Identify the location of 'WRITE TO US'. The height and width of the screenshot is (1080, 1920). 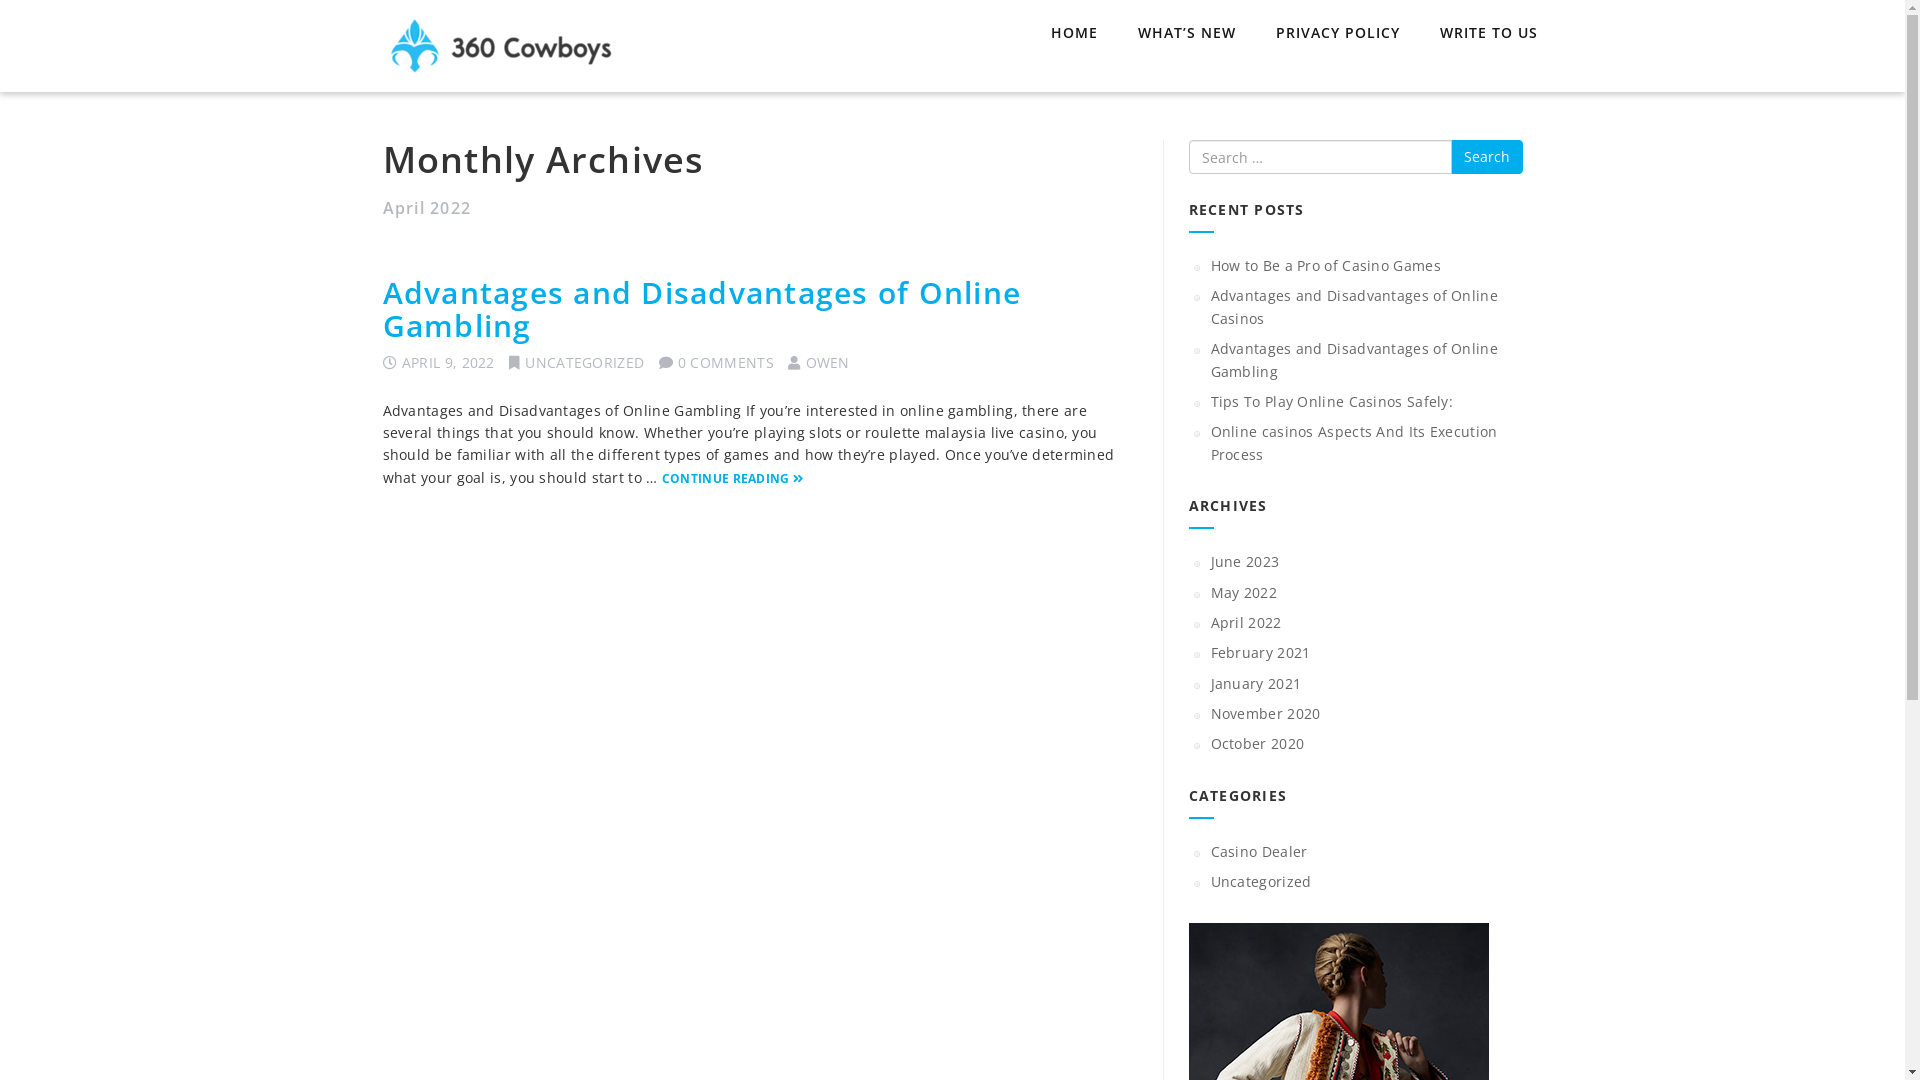
(1488, 34).